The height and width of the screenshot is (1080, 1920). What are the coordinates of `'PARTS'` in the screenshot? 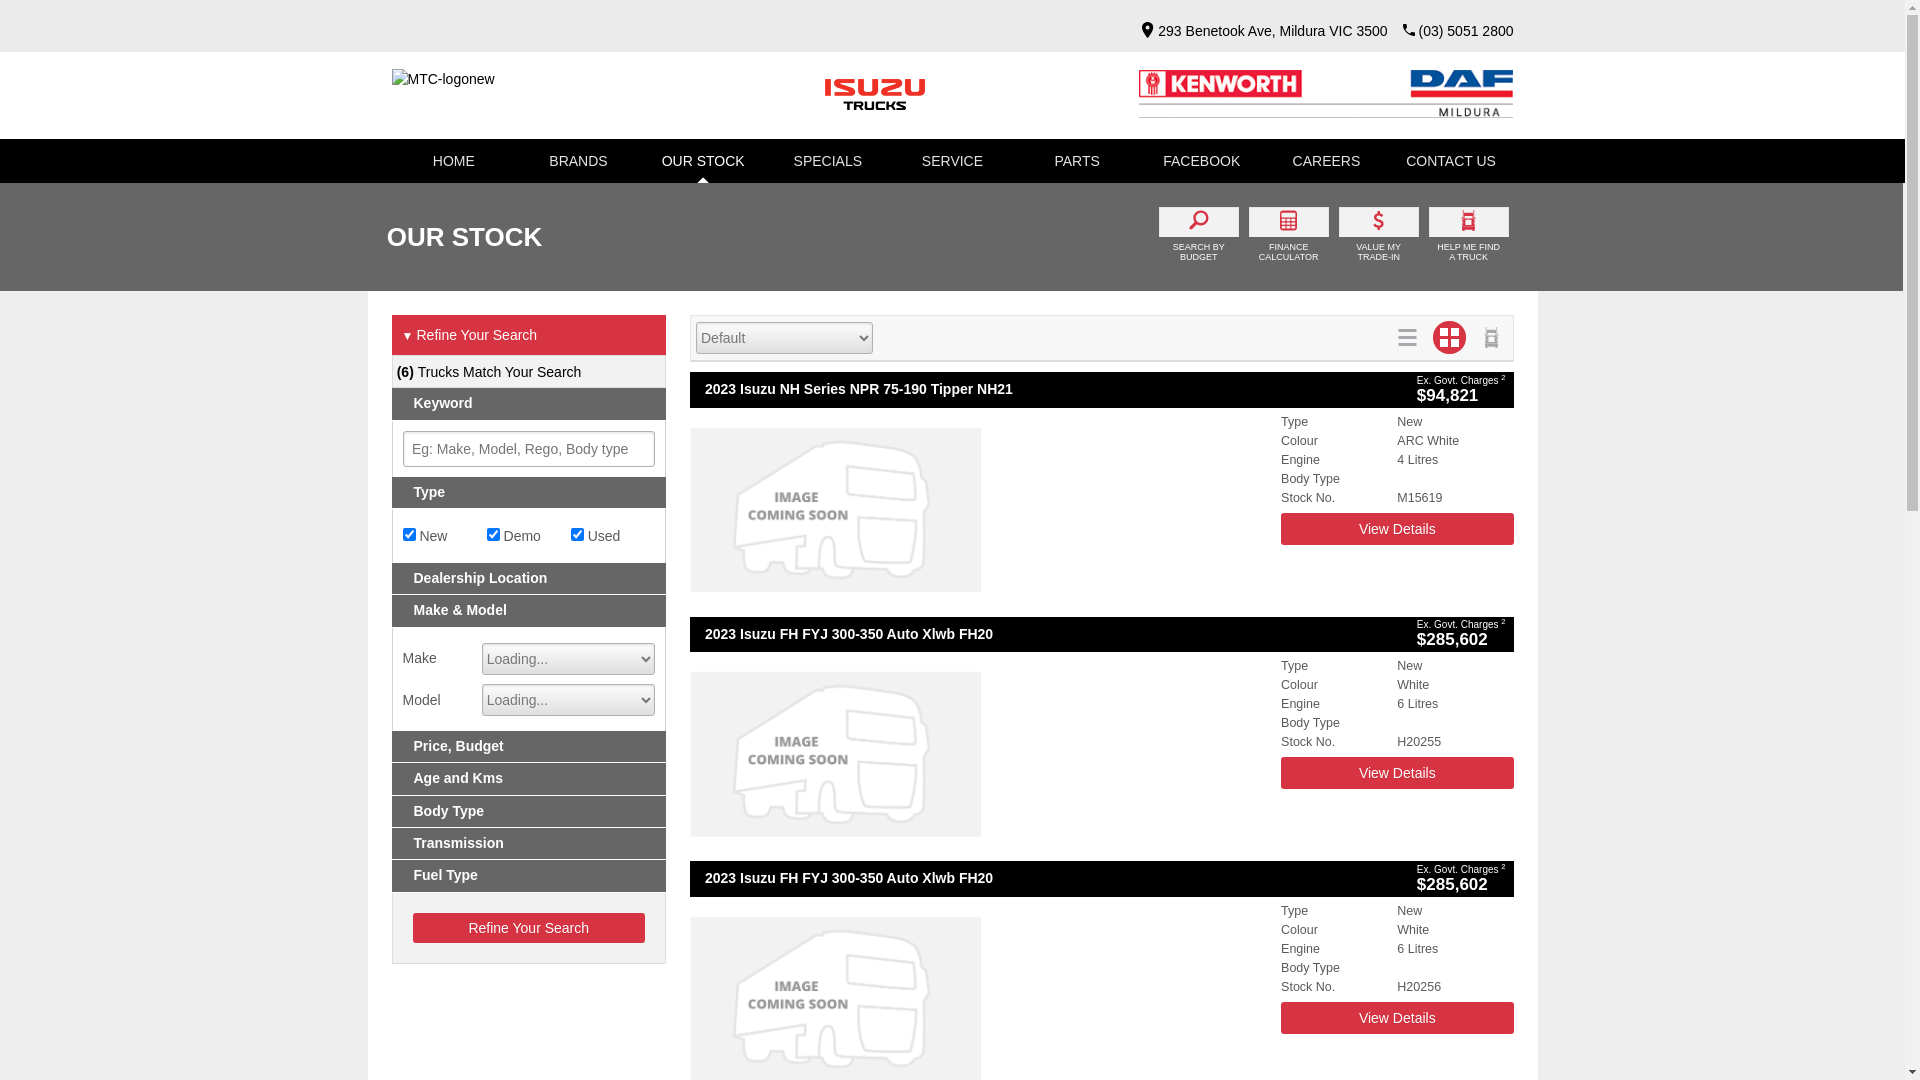 It's located at (1076, 160).